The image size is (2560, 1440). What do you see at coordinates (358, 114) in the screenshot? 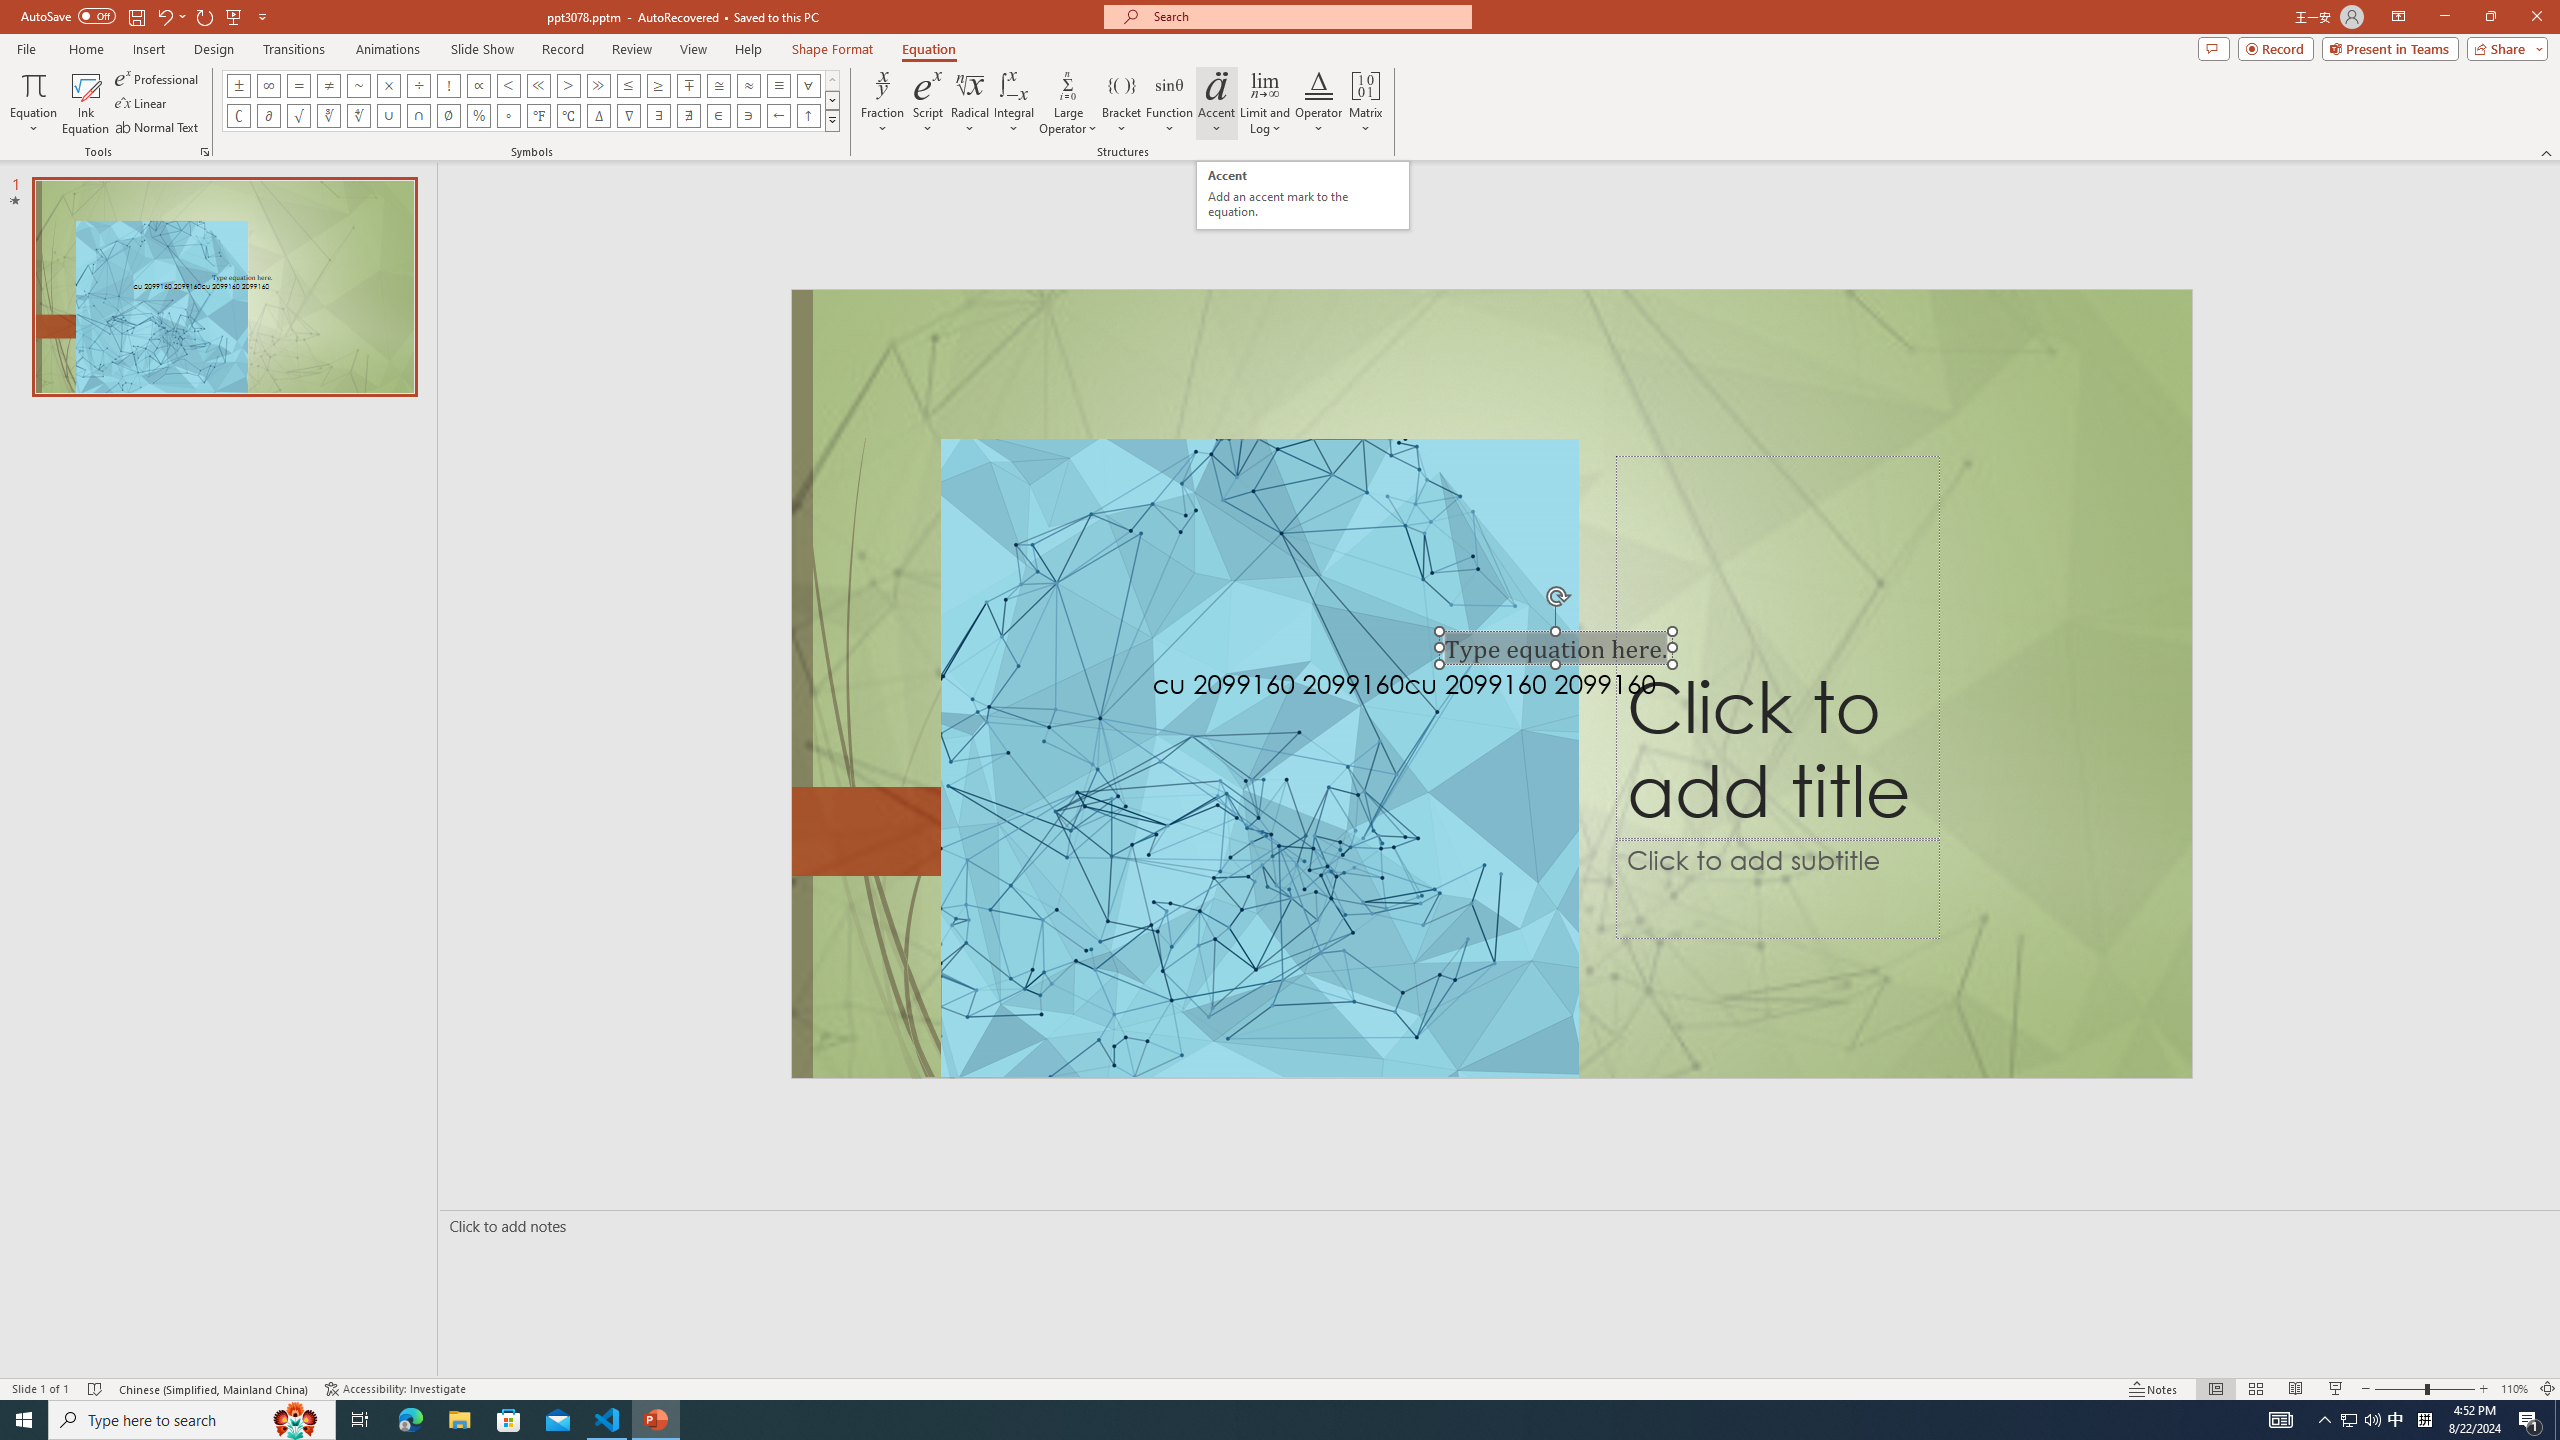
I see `'Equation Symbol Fourth Root'` at bounding box center [358, 114].